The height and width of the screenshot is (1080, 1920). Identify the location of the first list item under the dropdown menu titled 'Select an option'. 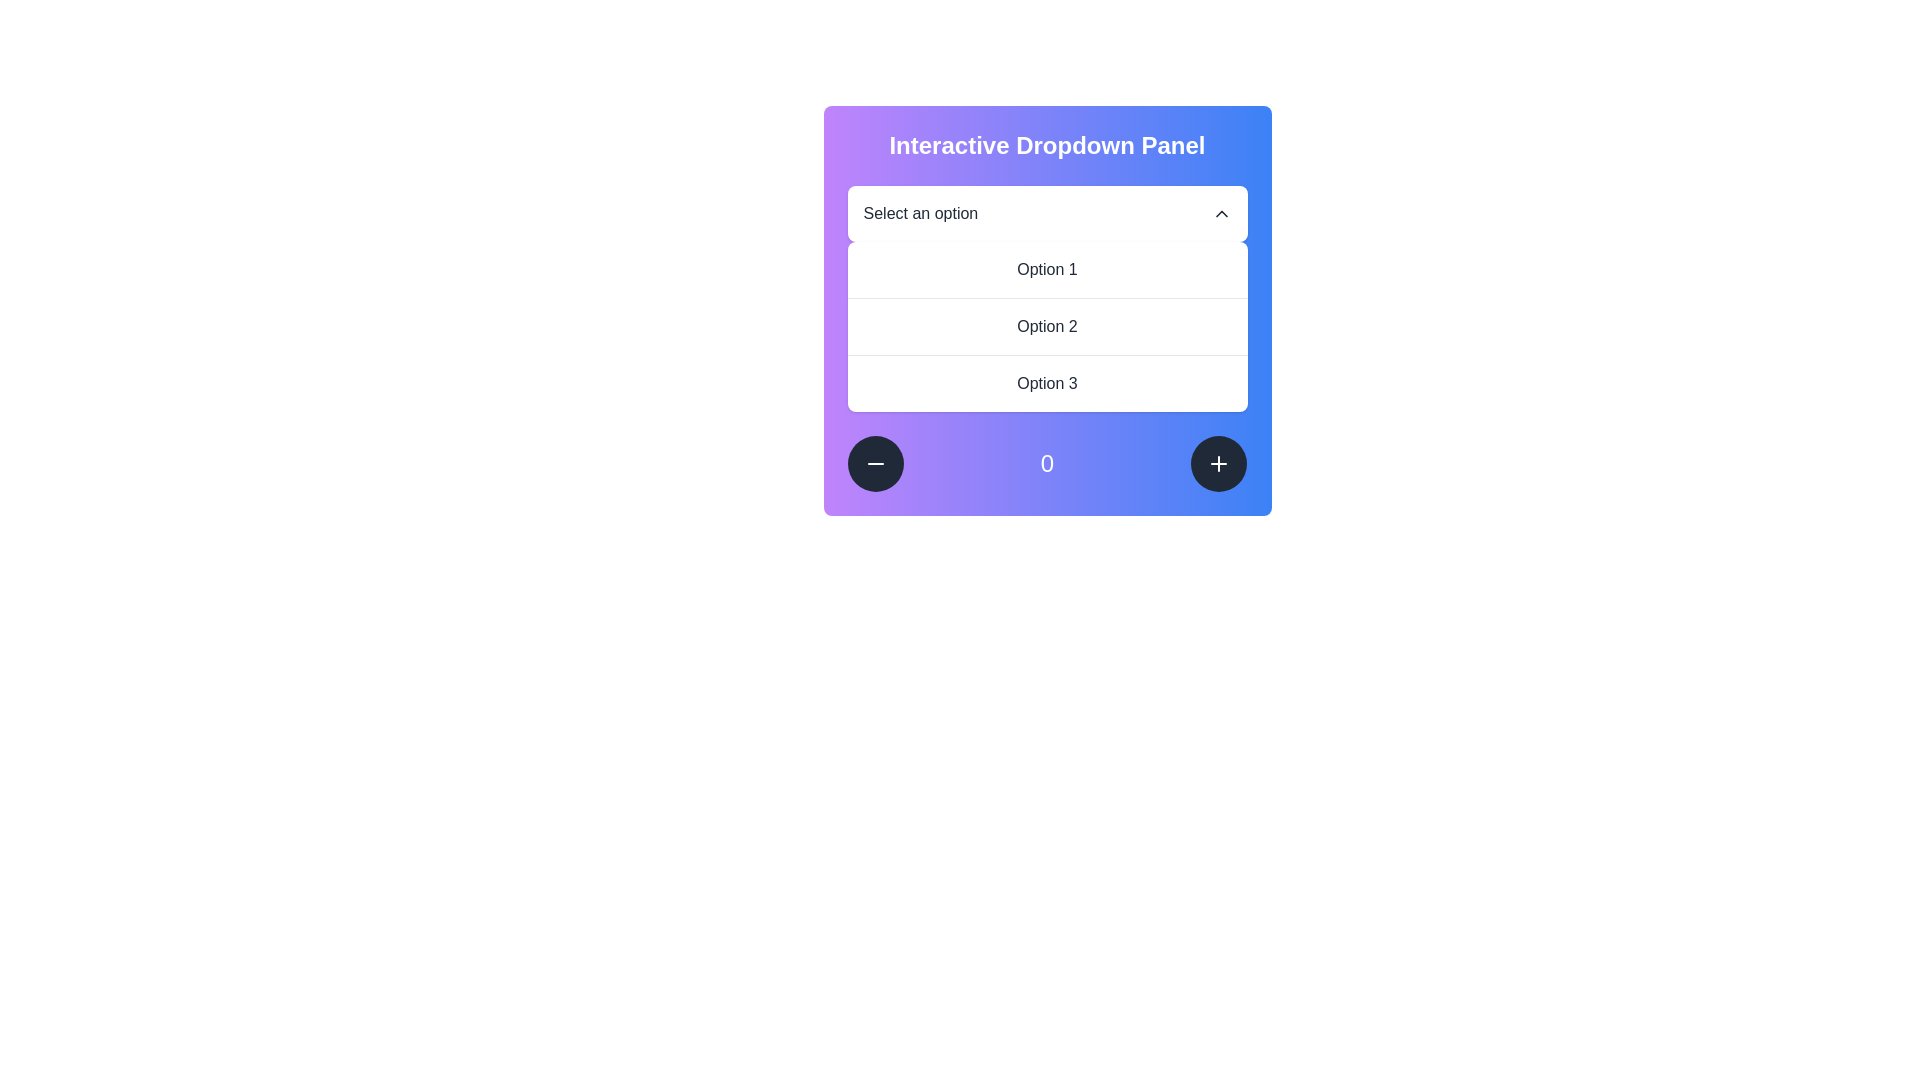
(1046, 270).